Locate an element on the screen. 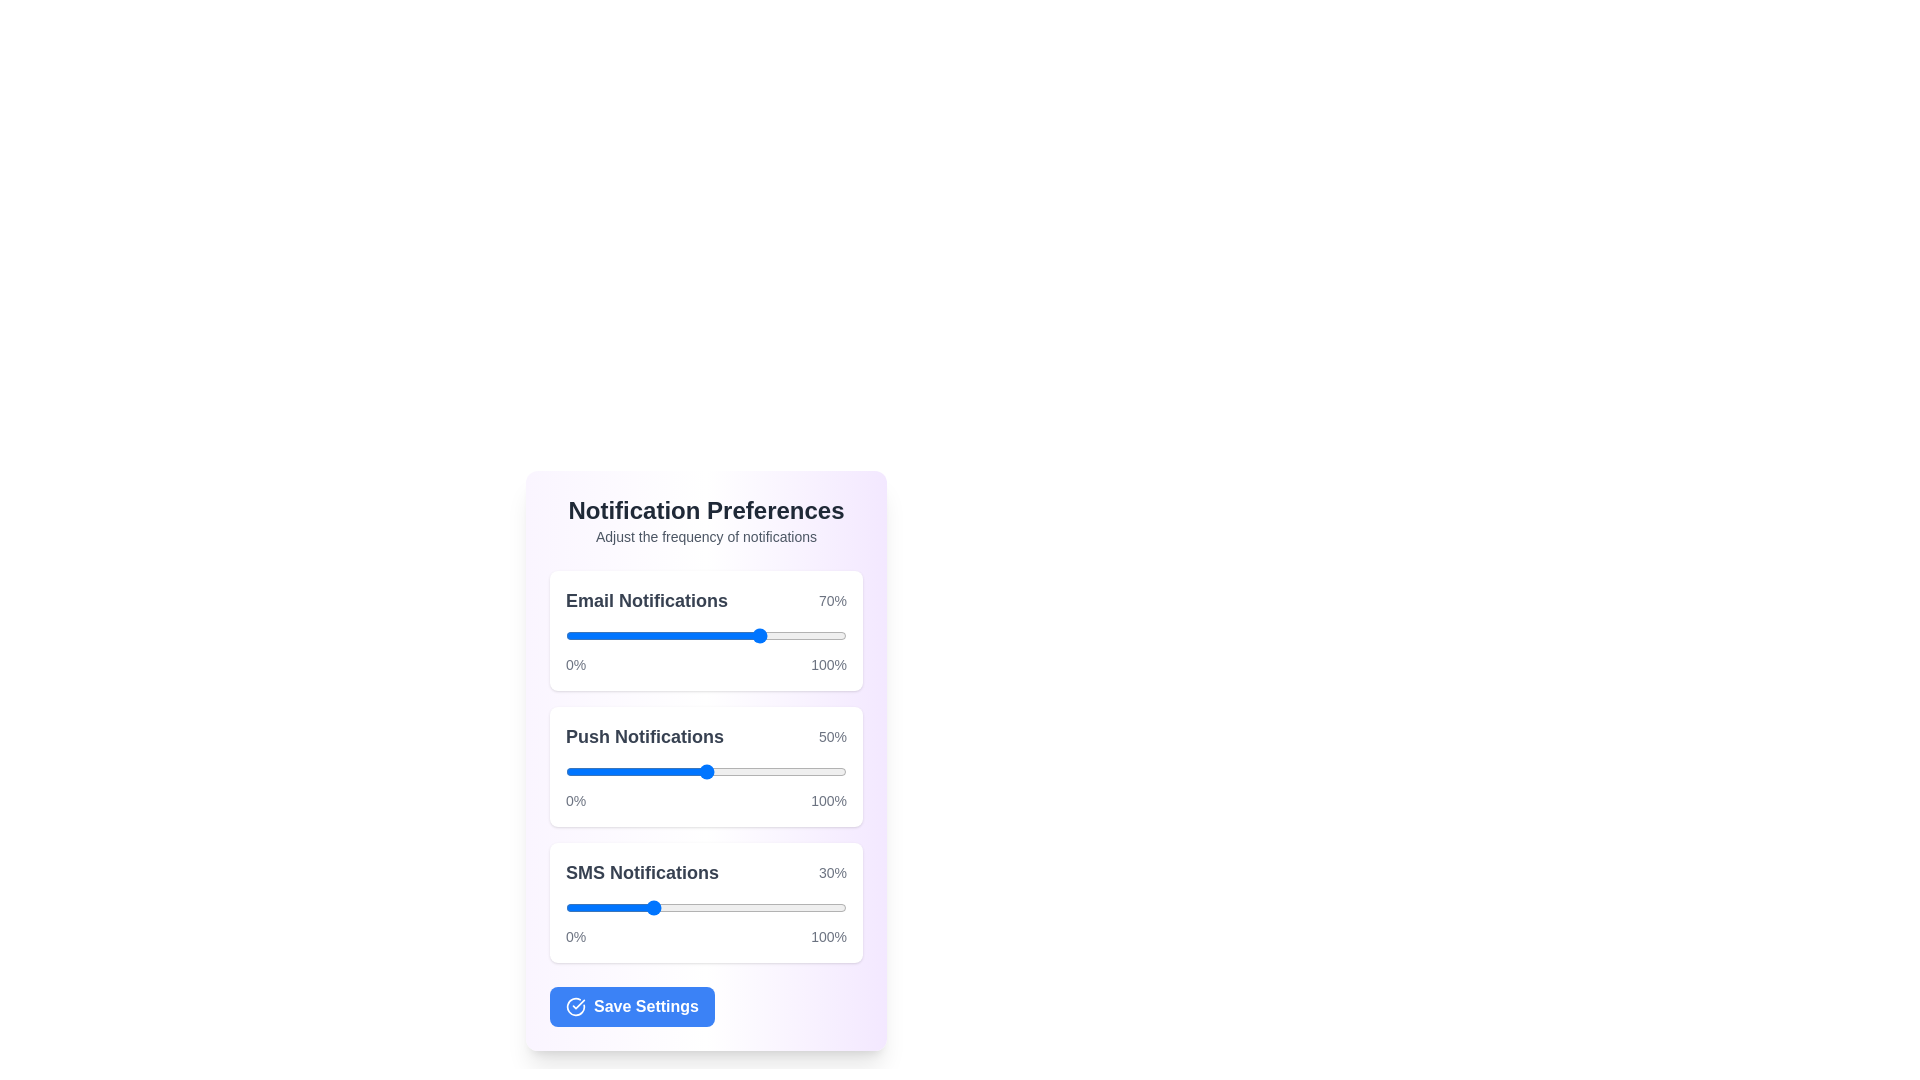  the blue button with rounded corners labeled 'Save Settings' is located at coordinates (706, 1006).